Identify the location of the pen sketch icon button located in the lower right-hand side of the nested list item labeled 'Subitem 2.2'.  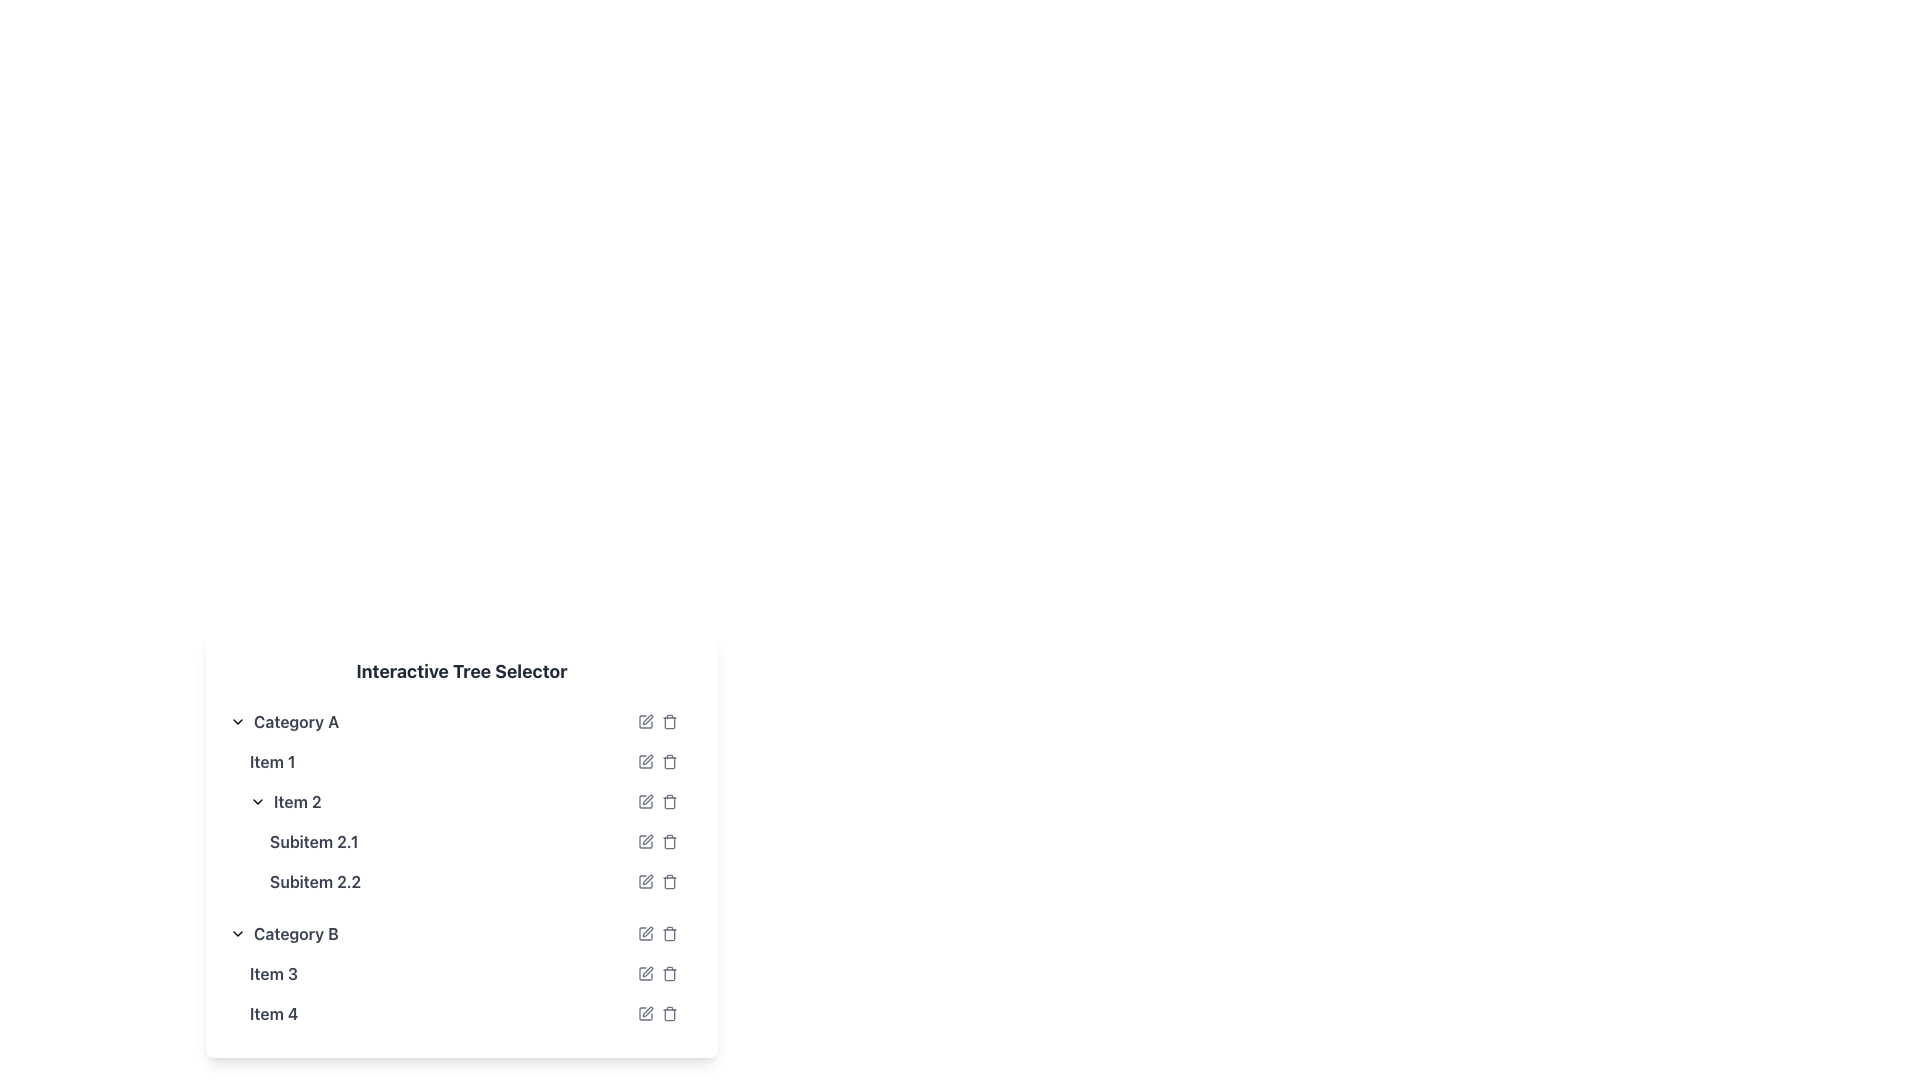
(648, 878).